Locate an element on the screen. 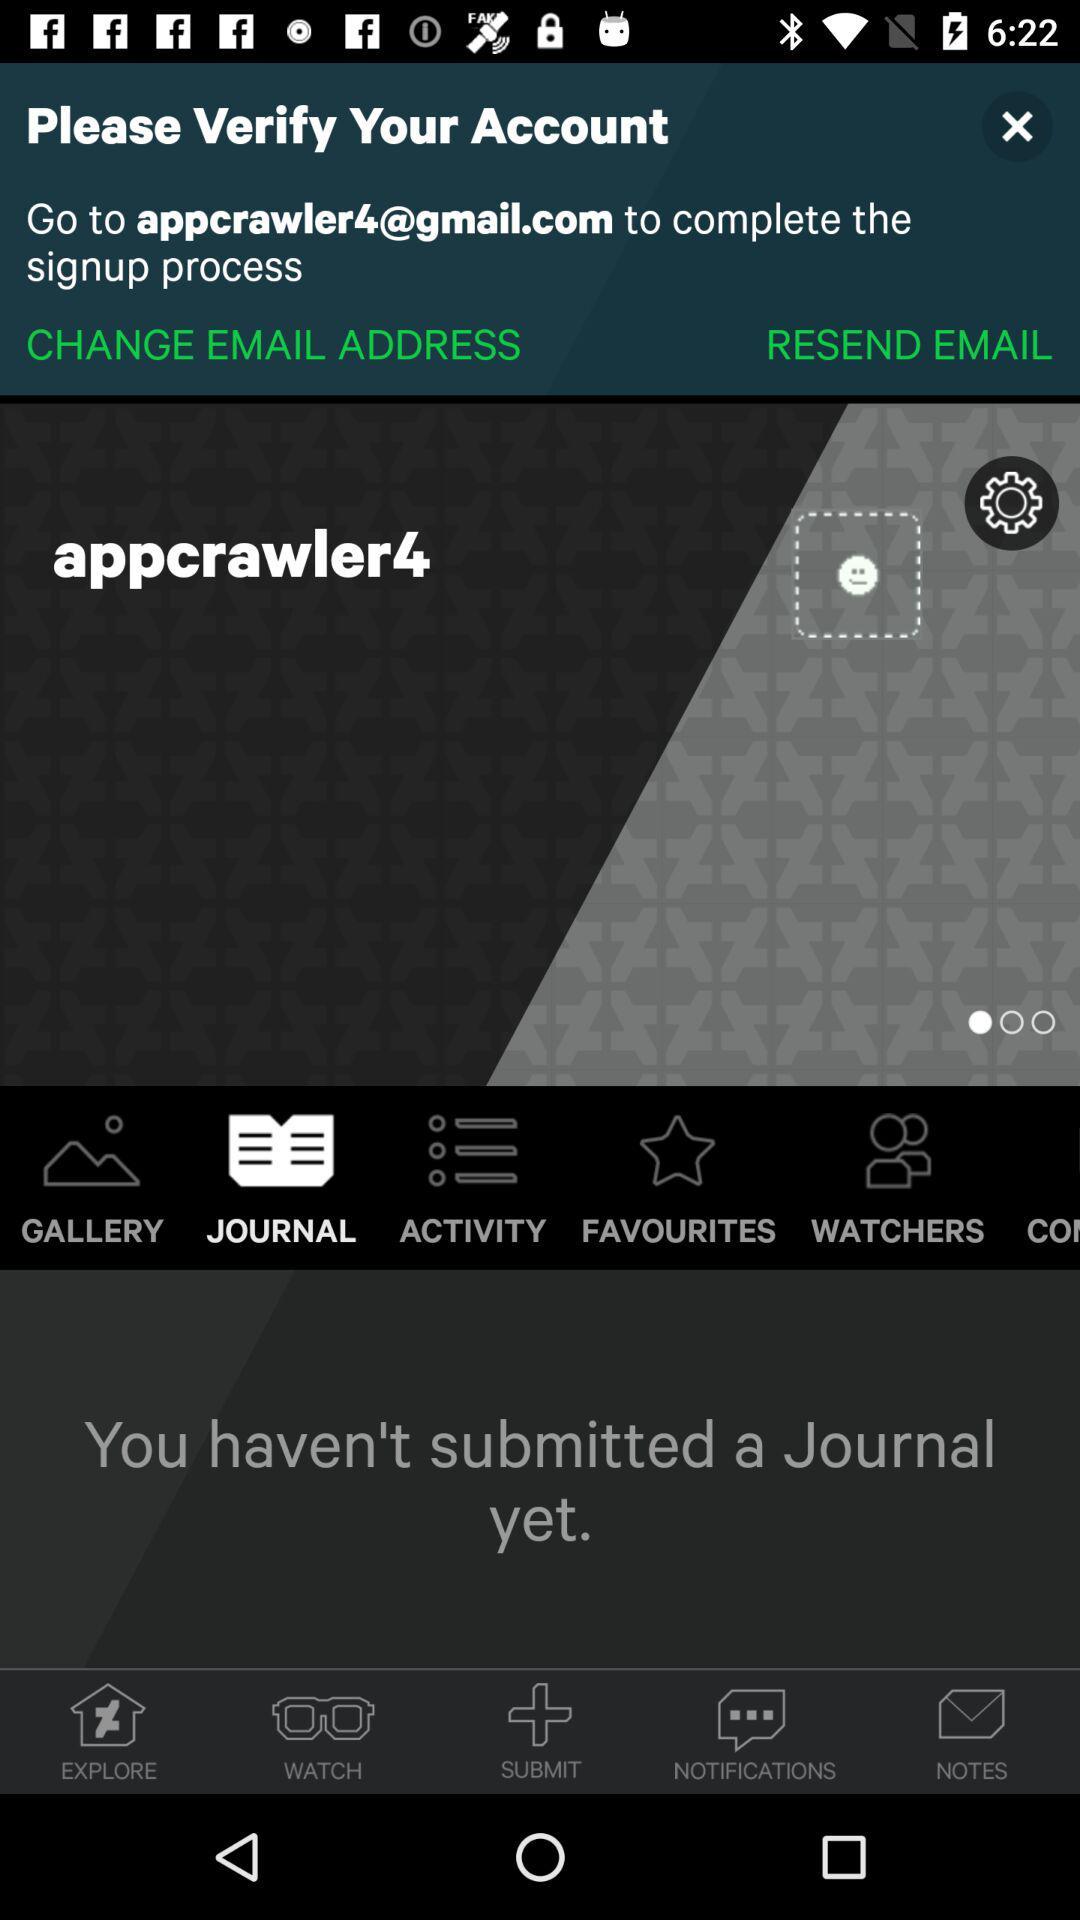 This screenshot has width=1080, height=1920. item below the go to appcrawler4 item is located at coordinates (909, 342).